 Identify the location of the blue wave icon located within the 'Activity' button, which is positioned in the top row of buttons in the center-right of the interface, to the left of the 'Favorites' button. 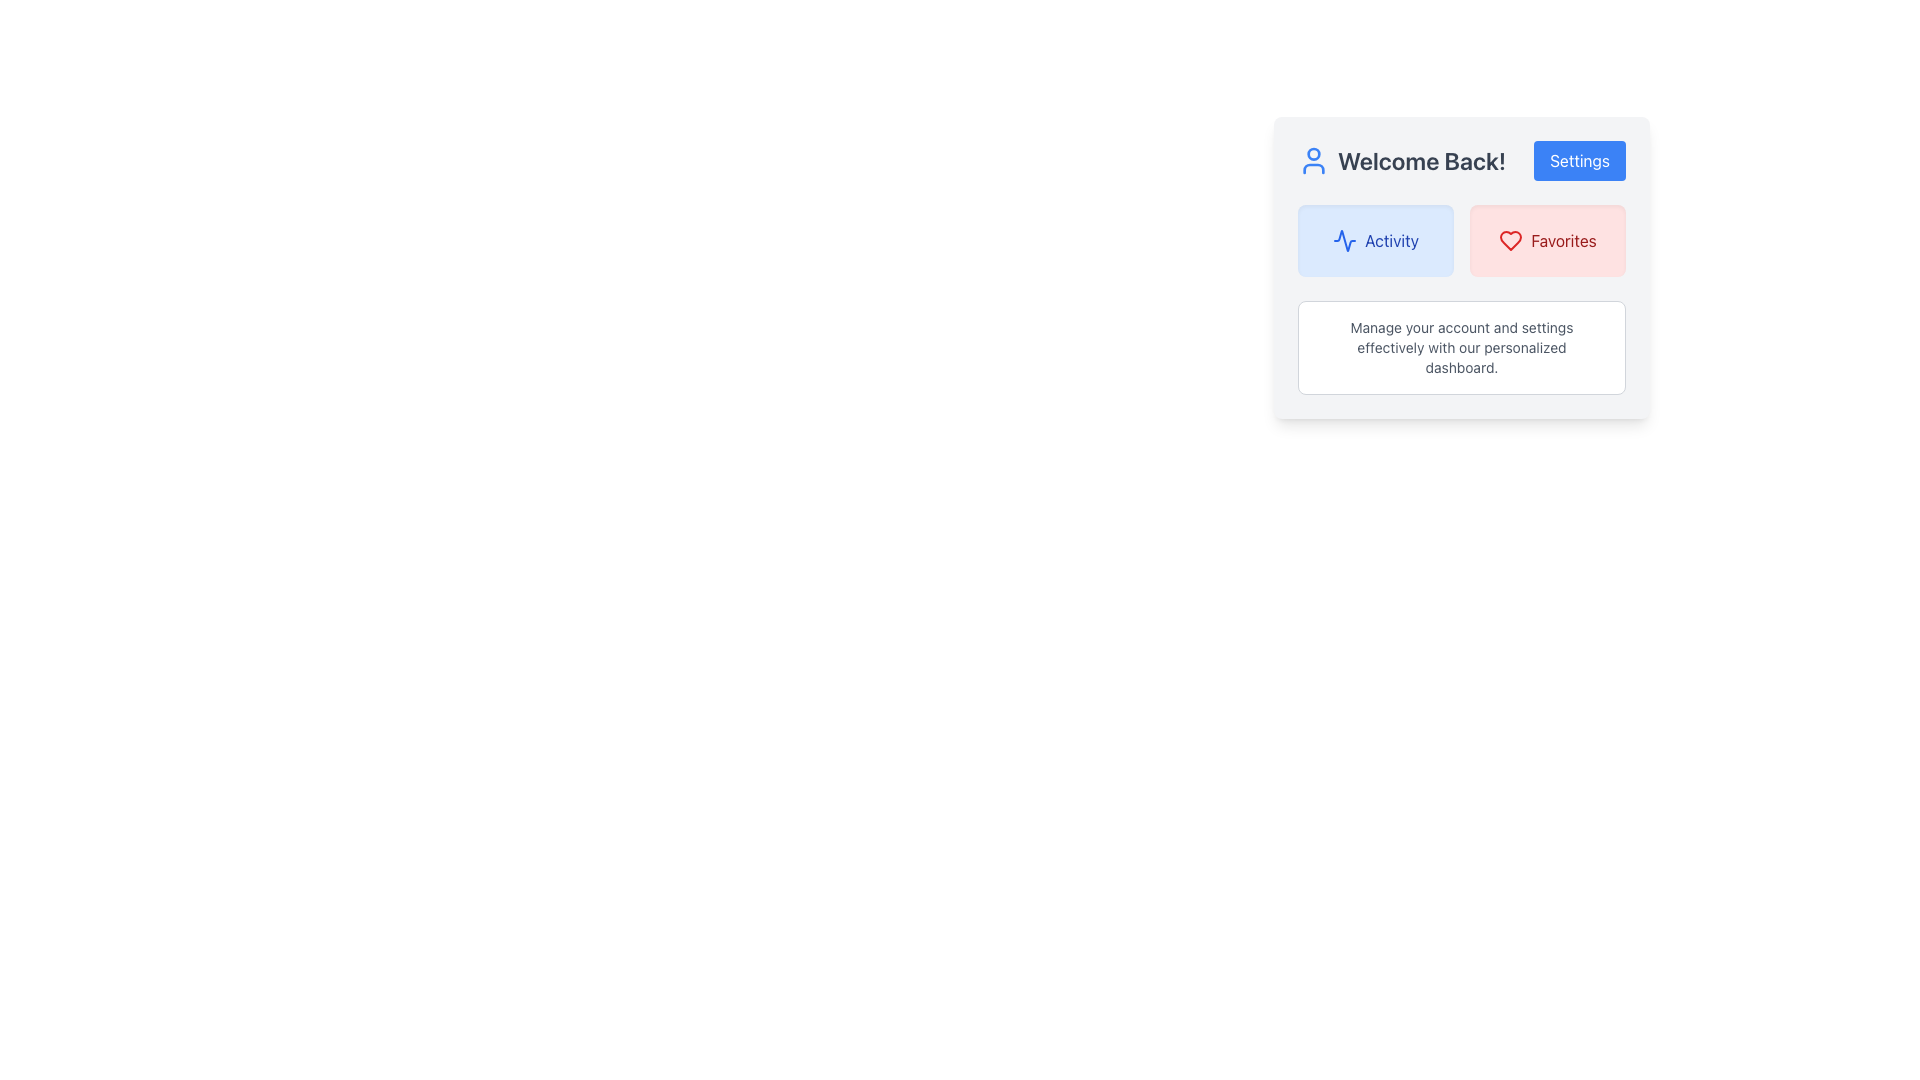
(1345, 239).